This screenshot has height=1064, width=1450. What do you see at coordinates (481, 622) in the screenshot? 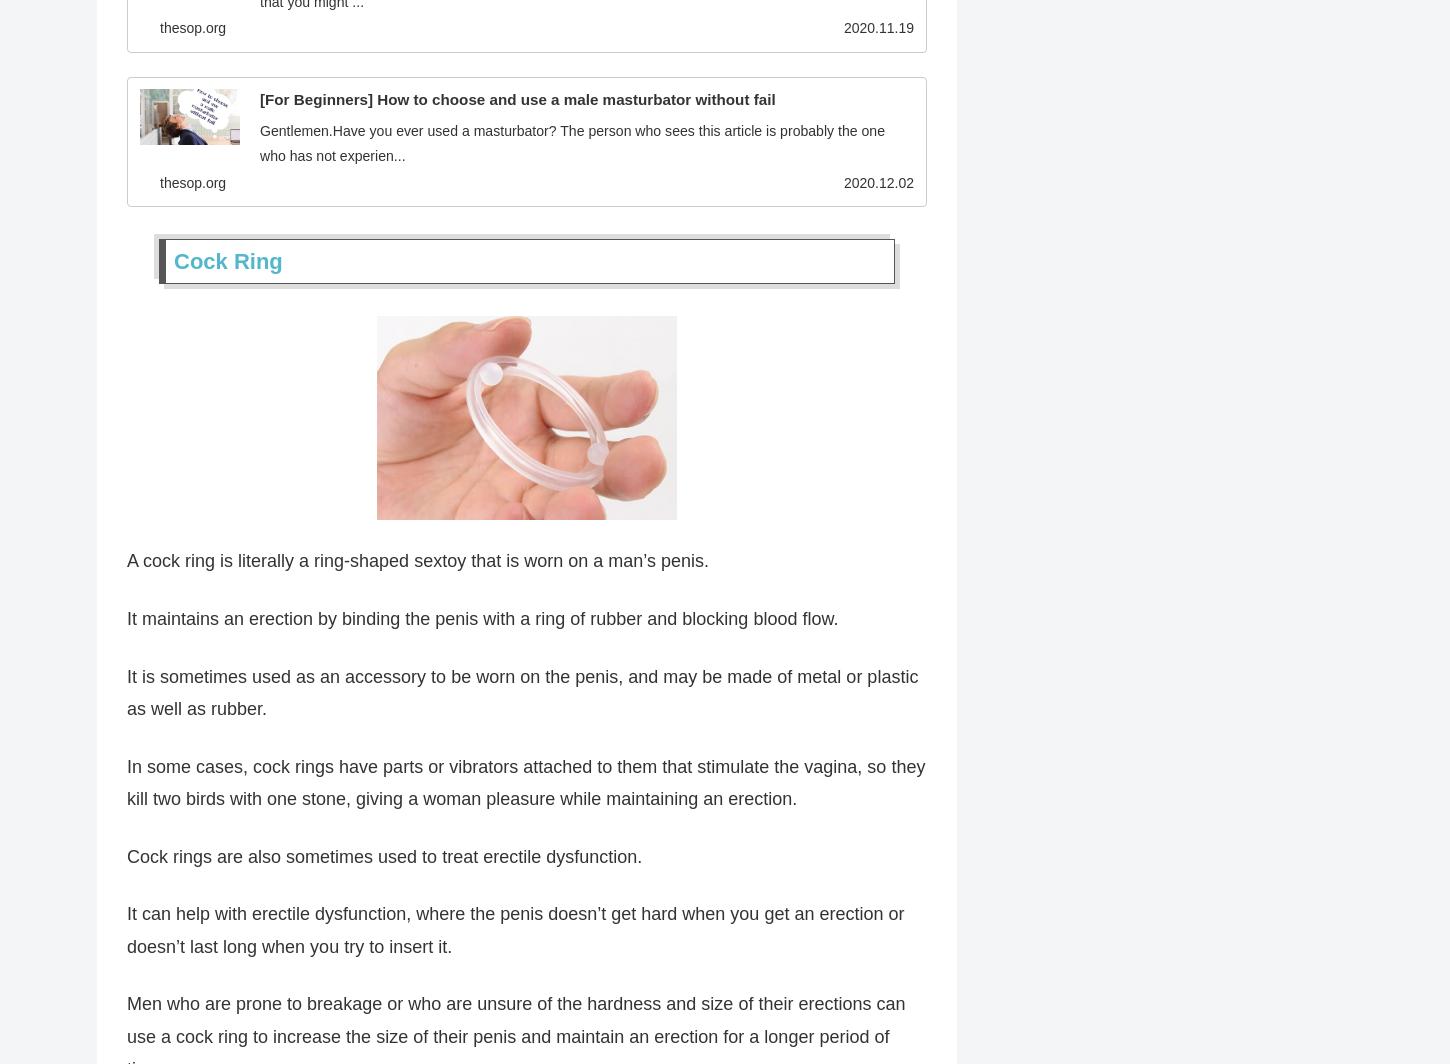
I see `'It maintains an erection by binding the penis with a ring of rubber and blocking blood flow.'` at bounding box center [481, 622].